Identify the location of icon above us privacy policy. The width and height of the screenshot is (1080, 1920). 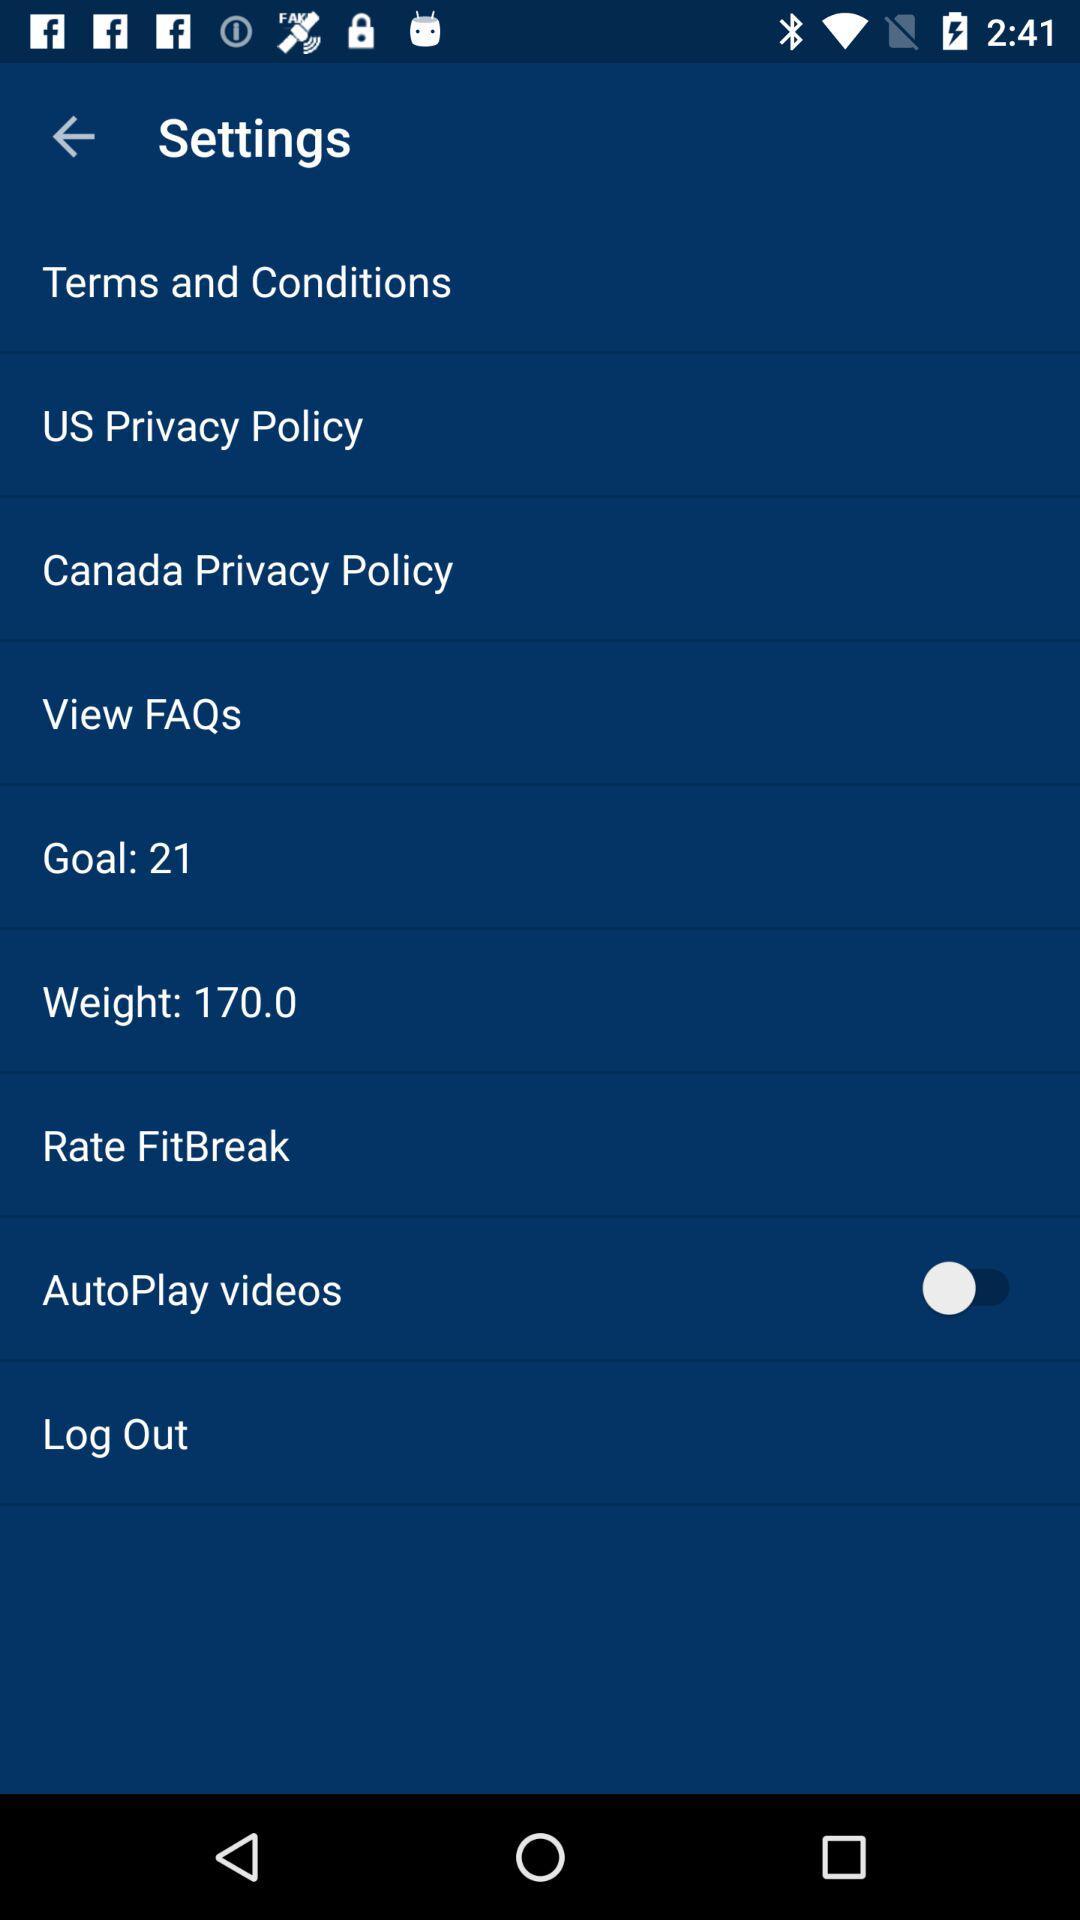
(246, 279).